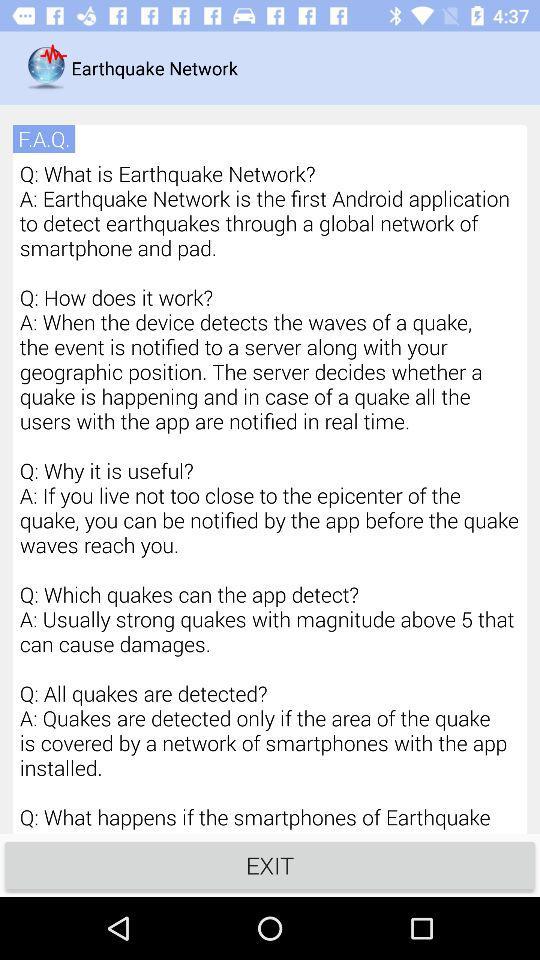  I want to click on the item below q what is icon, so click(270, 864).